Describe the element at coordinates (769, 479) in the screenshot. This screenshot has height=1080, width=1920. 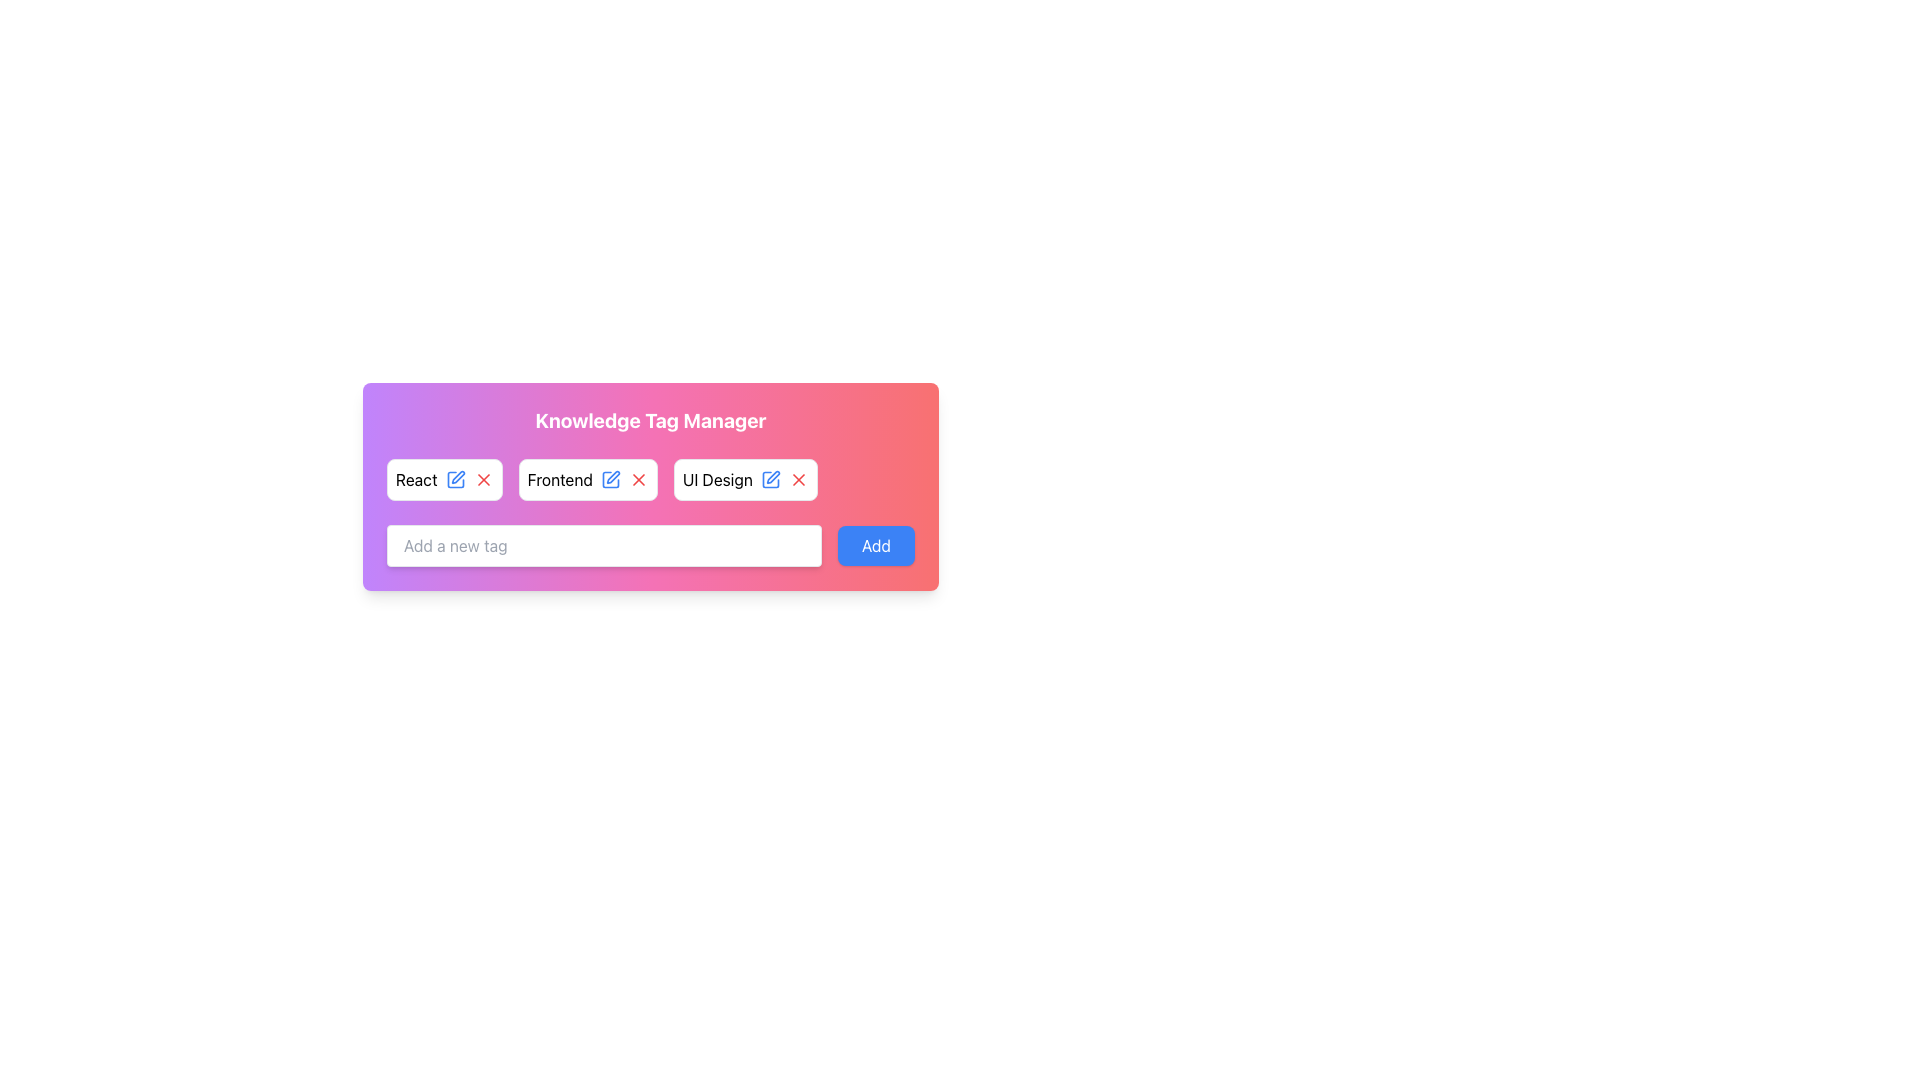
I see `the edit icon located to the right of the 'UI Design' text tag` at that location.